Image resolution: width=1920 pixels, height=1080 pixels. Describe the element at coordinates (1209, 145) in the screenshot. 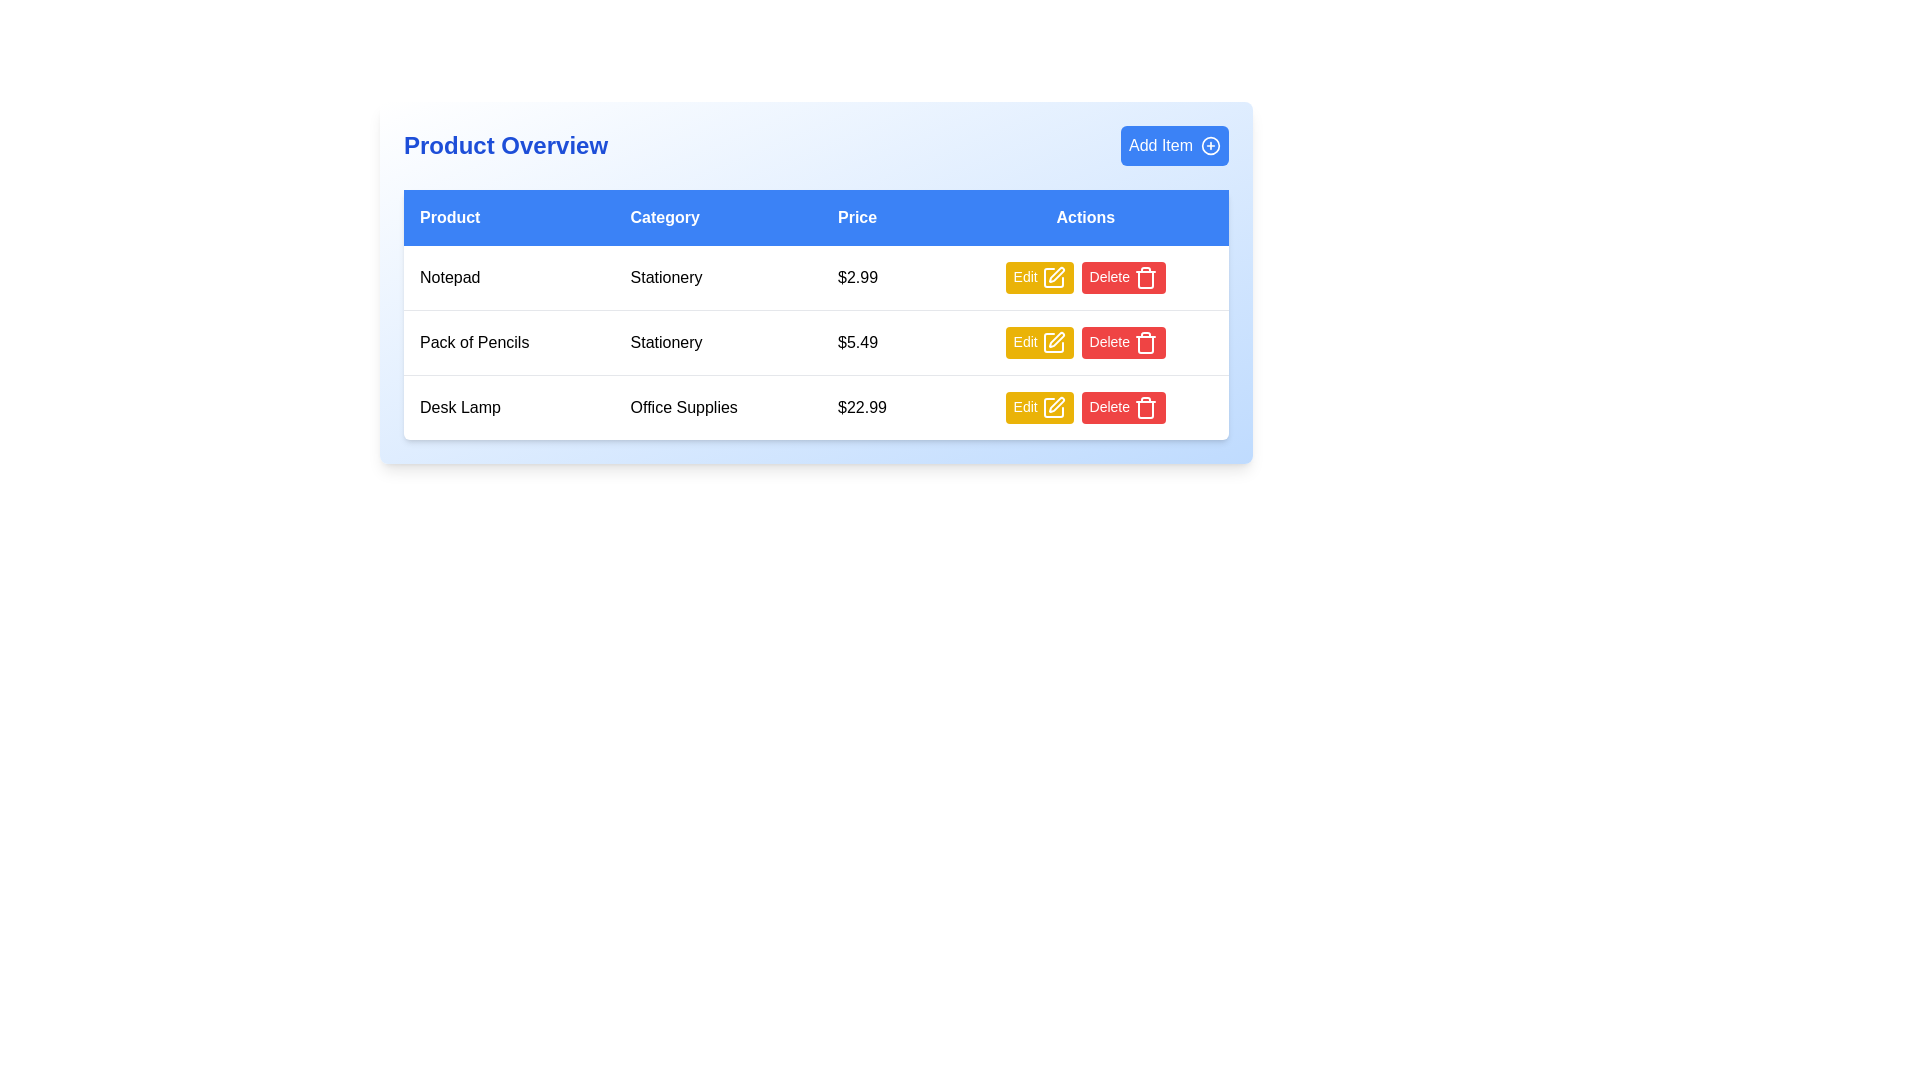

I see `the circular SVG element that is part of the 'Add Item' button located in the top-right corner of the interface` at that location.